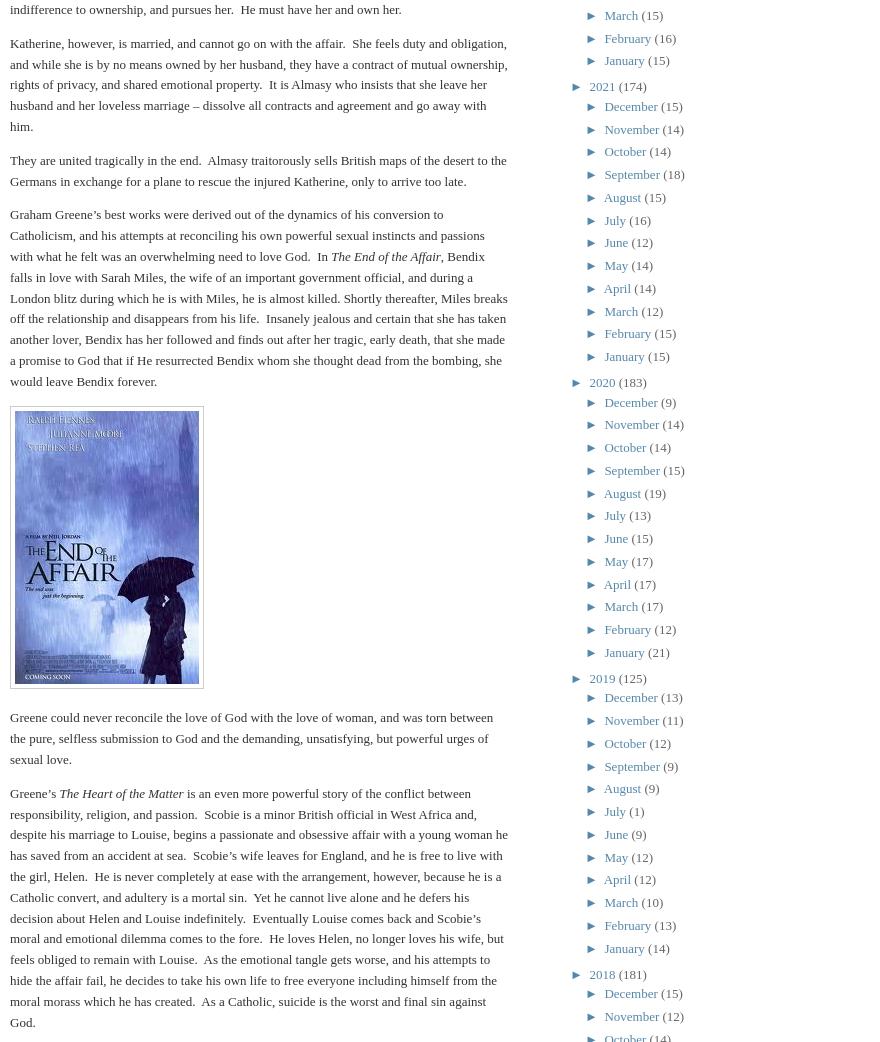  What do you see at coordinates (9, 83) in the screenshot?
I see `'Katherine, however, is married, and cannot go on with the affair.  She feels duty and obligation, and while she is by no means owned by her husband, they have a contract of mutual ownership, rights of privacy, and shared emotional property.  It is Almasy who insists that she leave her husband and her loveless marriage – dissolve all contracts and agreement and go away with him.'` at bounding box center [9, 83].